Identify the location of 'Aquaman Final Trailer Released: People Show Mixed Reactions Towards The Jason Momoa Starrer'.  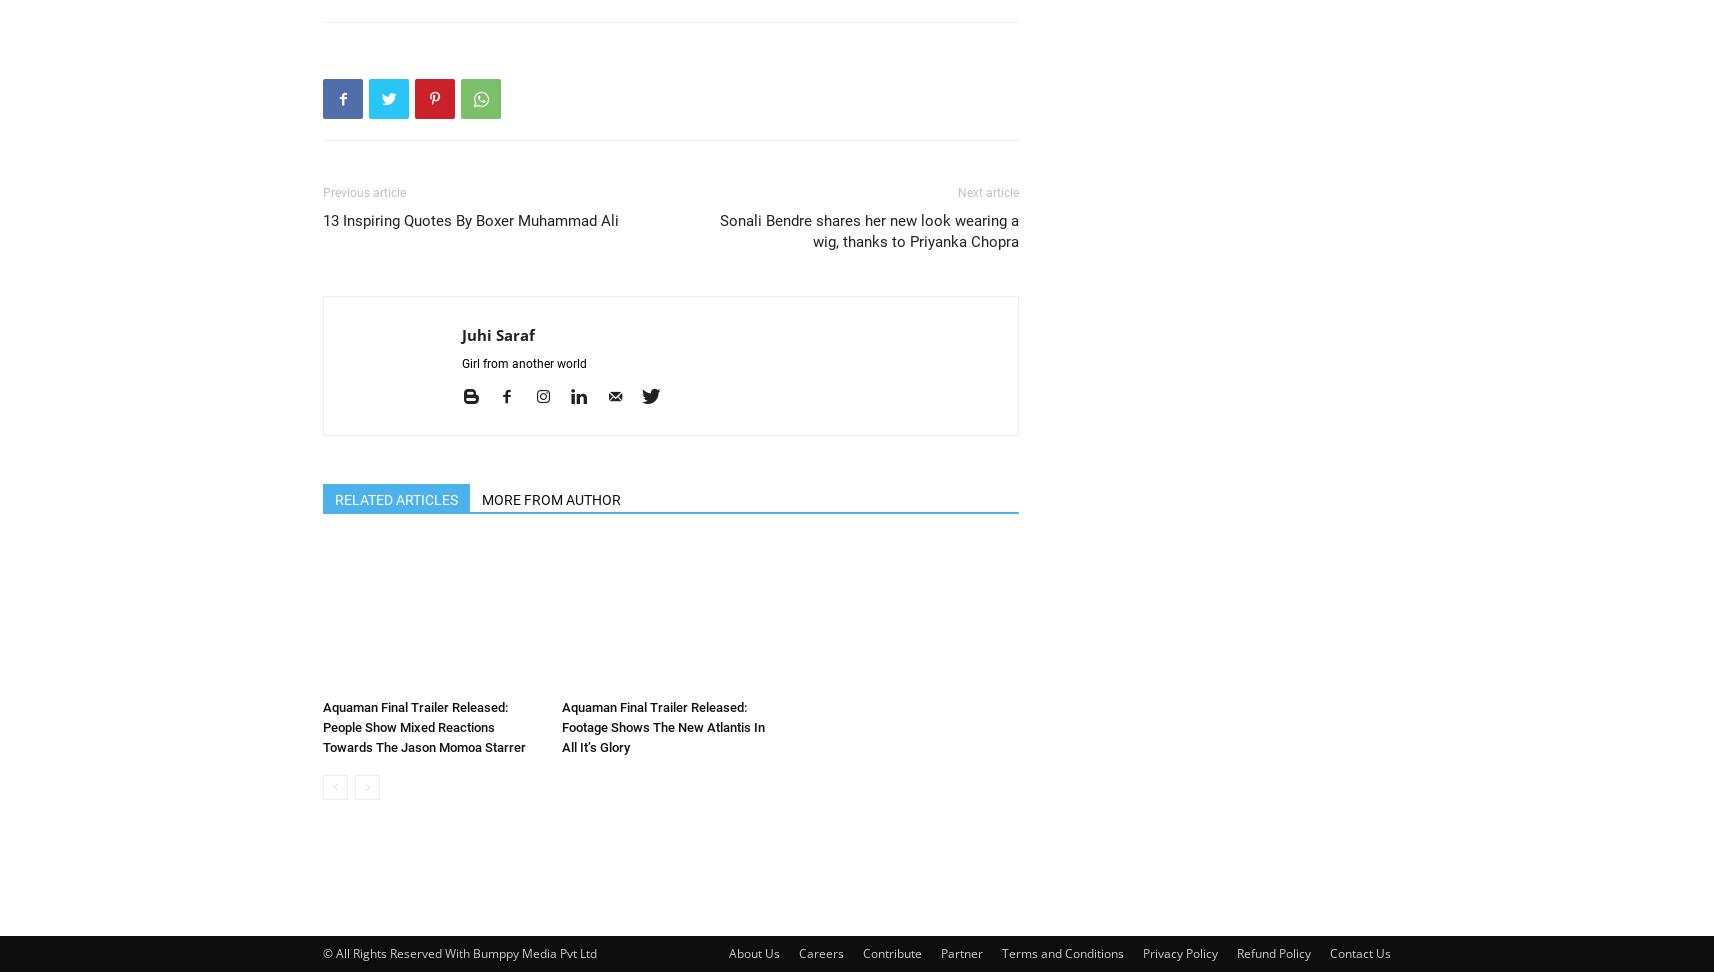
(423, 726).